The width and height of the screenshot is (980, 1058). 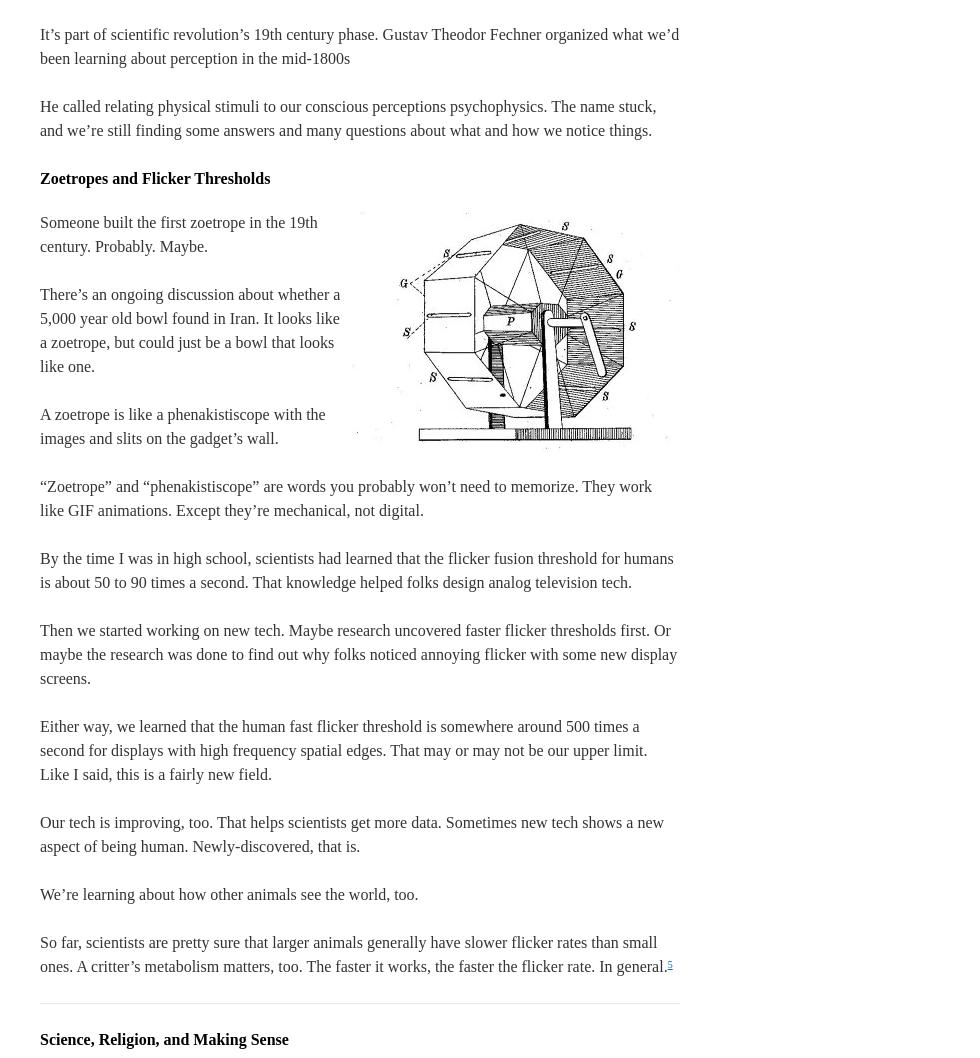 What do you see at coordinates (229, 894) in the screenshot?
I see `'We’re learning about how other animals see the world, too.'` at bounding box center [229, 894].